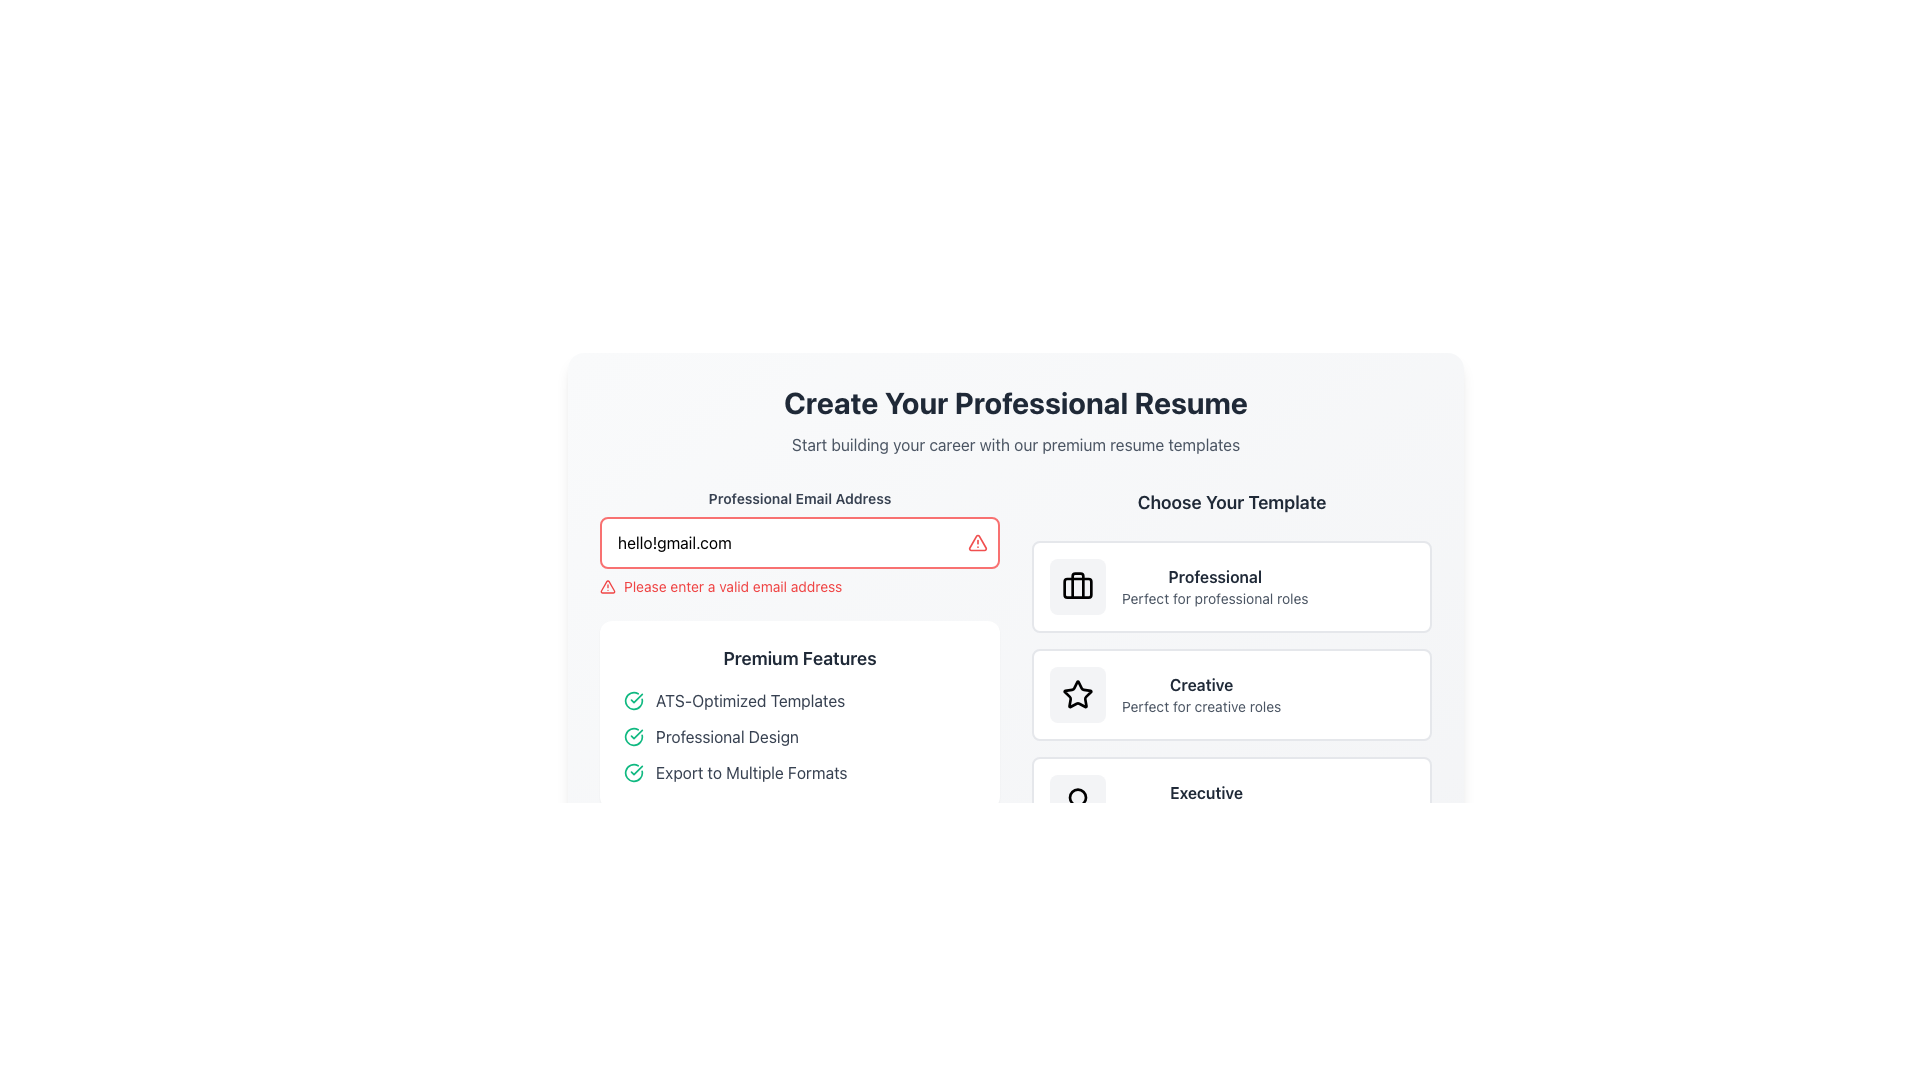 The width and height of the screenshot is (1920, 1080). What do you see at coordinates (800, 659) in the screenshot?
I see `the 'Premium Features' text label, which is a bold and larger font title displayed in dark gray, positioned at the top of its box section below the email input area` at bounding box center [800, 659].